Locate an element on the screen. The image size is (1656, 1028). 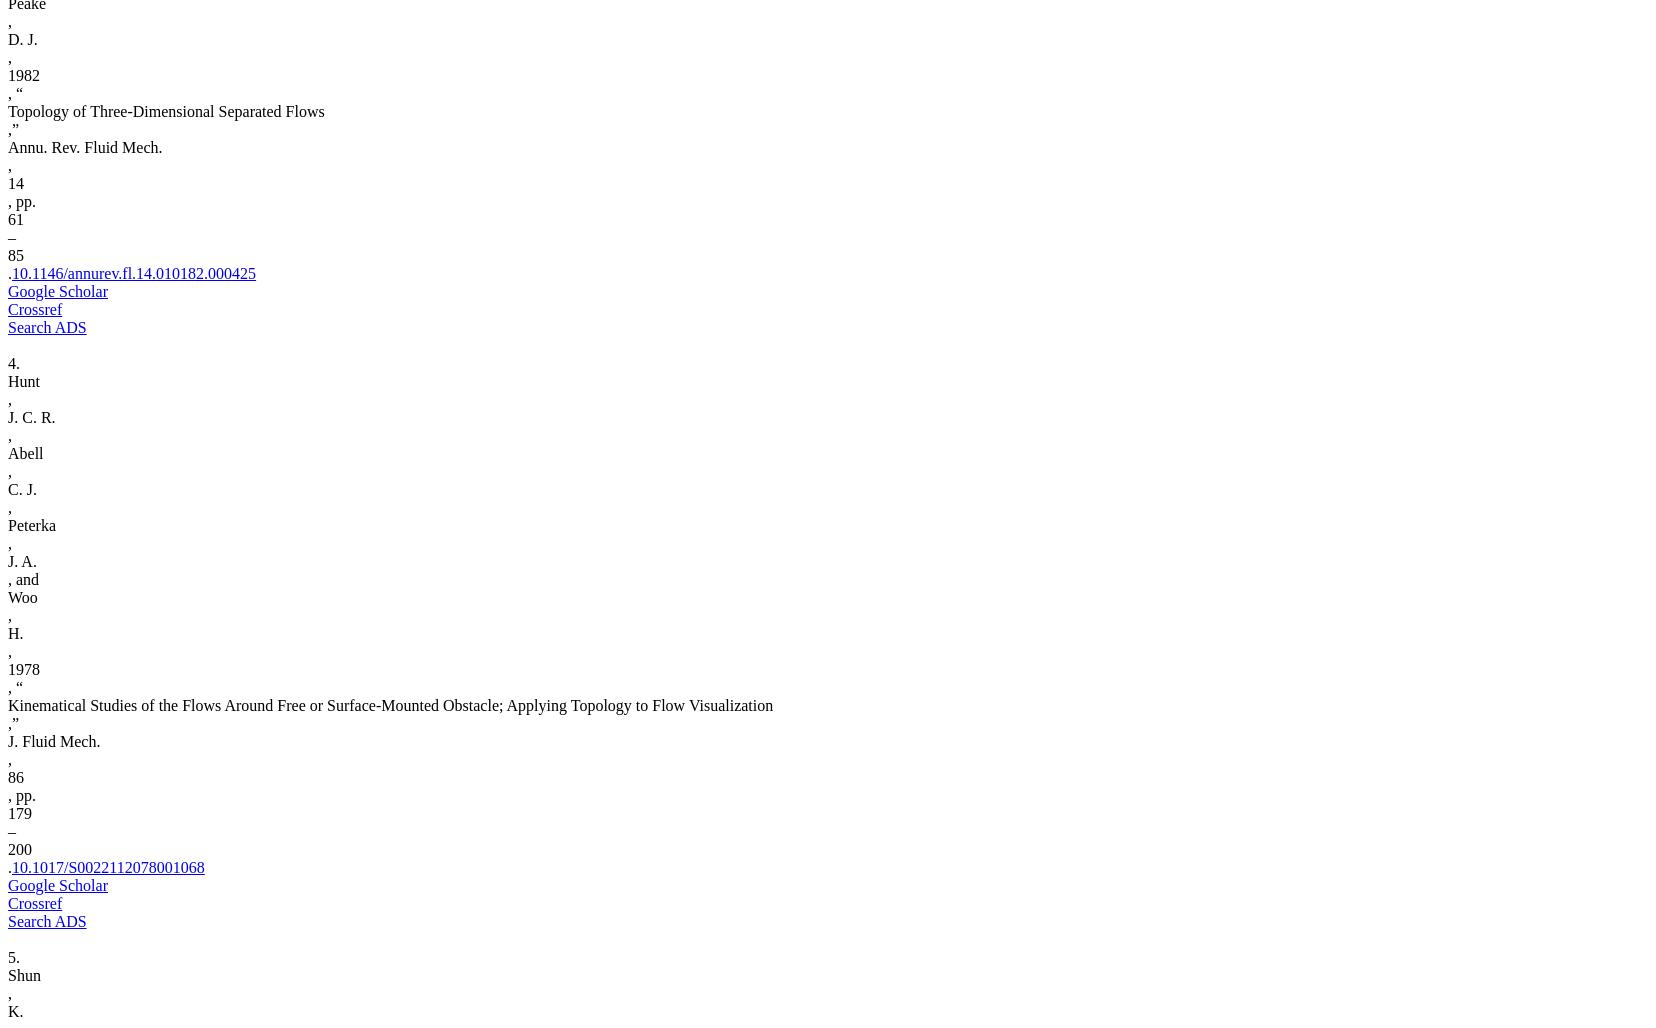
', and' is located at coordinates (22, 578).